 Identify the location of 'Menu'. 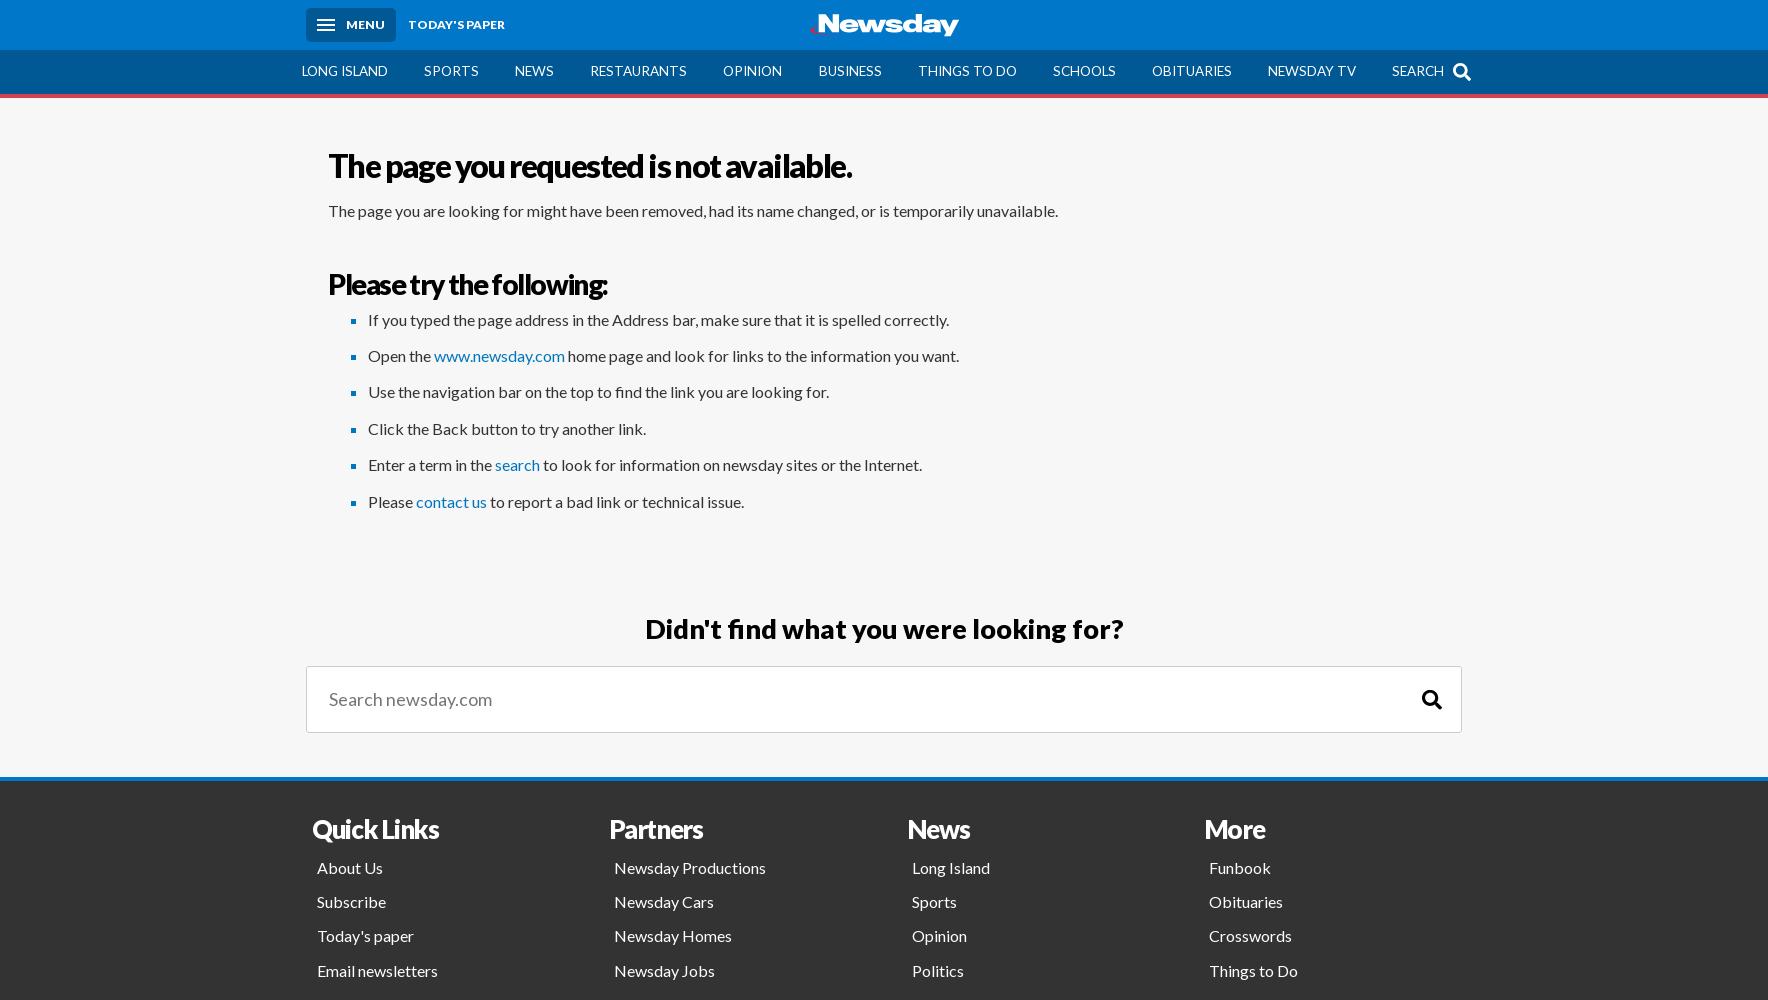
(365, 24).